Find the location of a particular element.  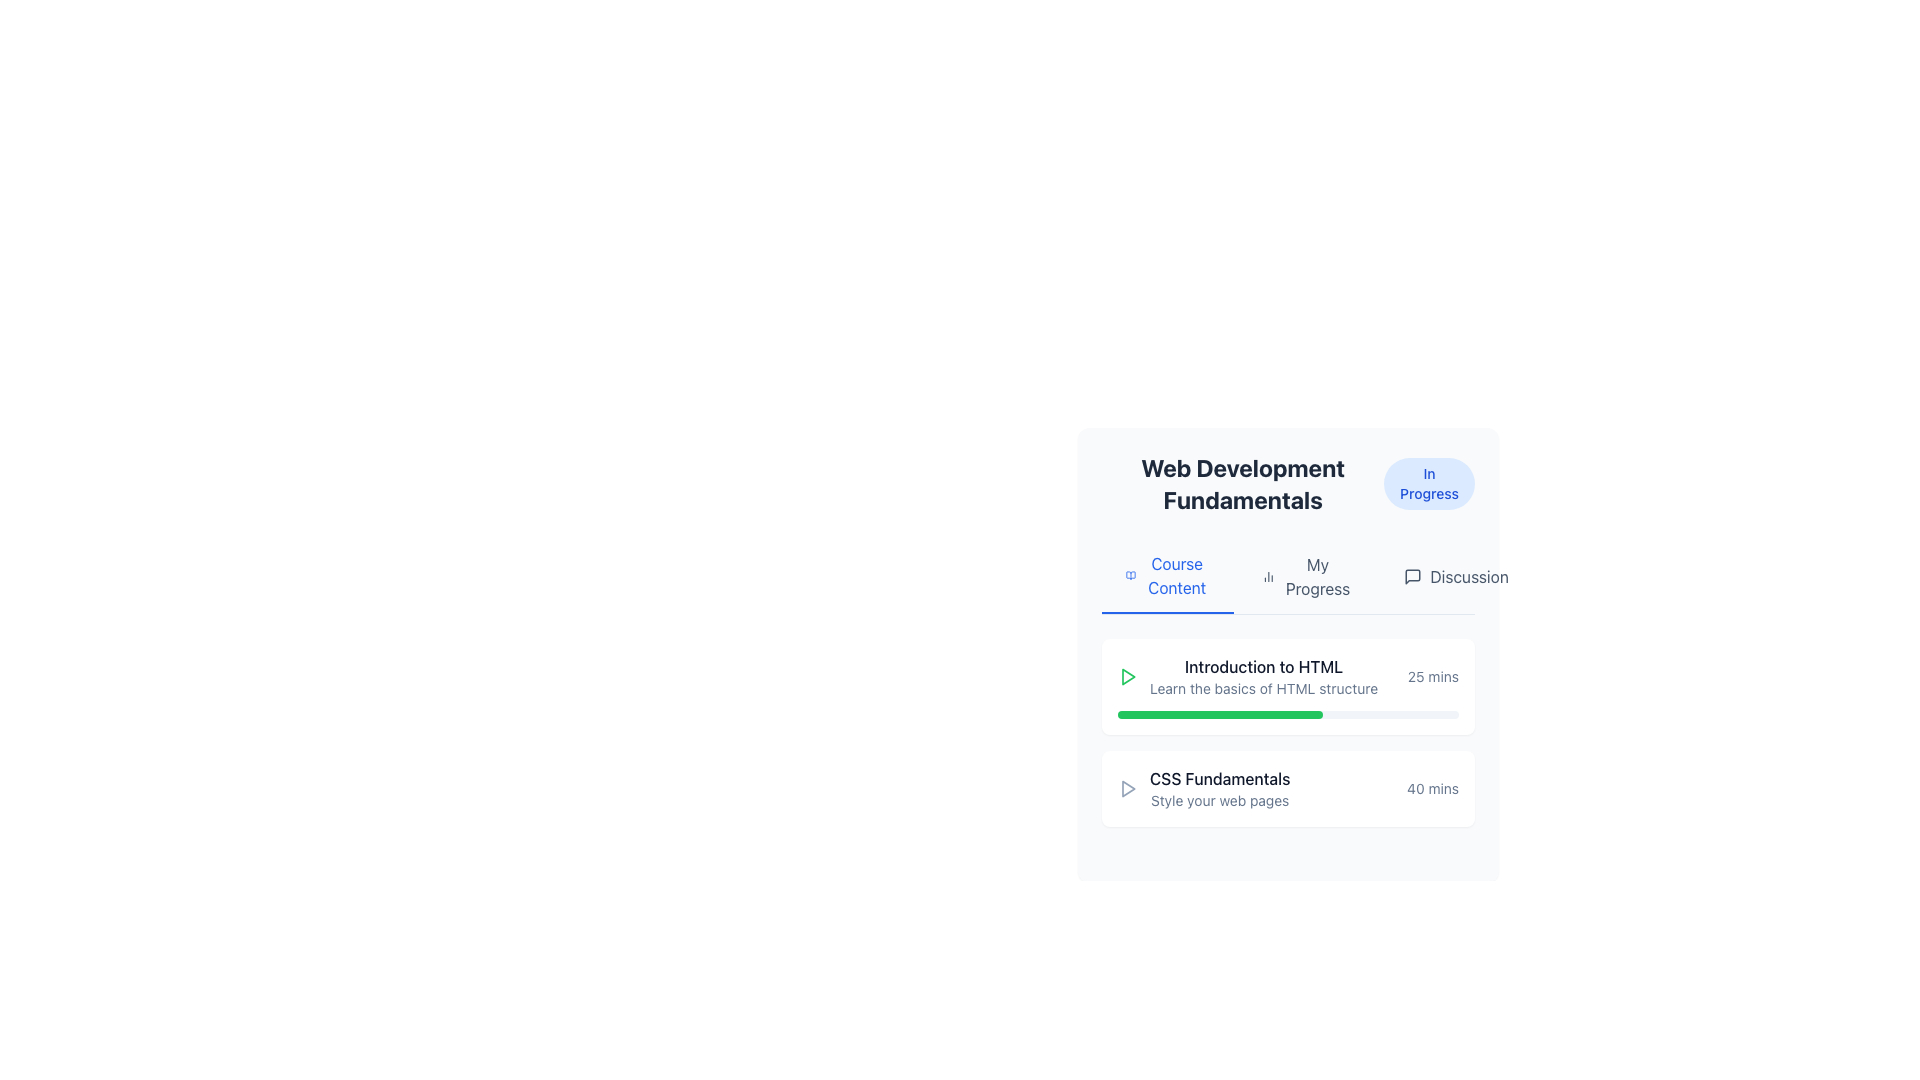

the bold, large-sized text label displaying 'Web Development Fundamentals' that is center-aligned at the top of its section is located at coordinates (1242, 483).